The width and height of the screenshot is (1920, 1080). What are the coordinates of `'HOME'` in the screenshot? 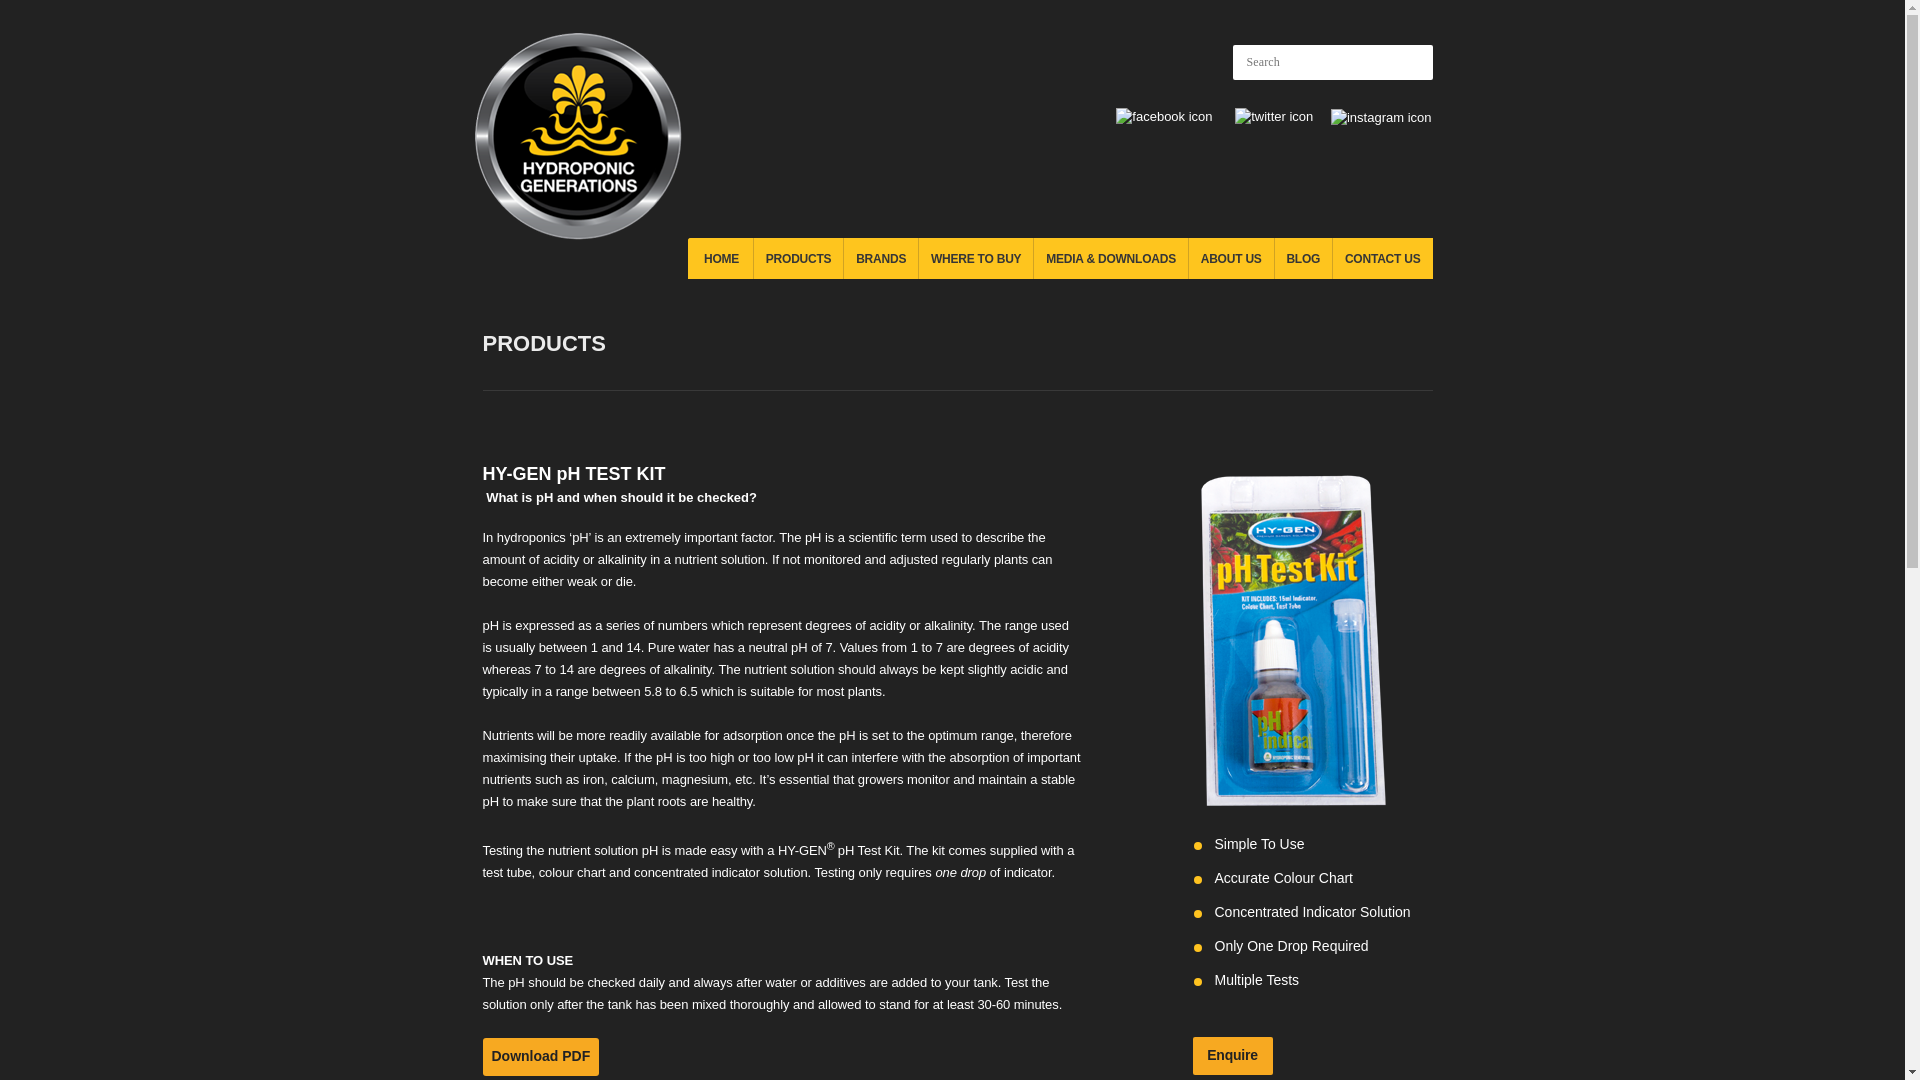 It's located at (720, 257).